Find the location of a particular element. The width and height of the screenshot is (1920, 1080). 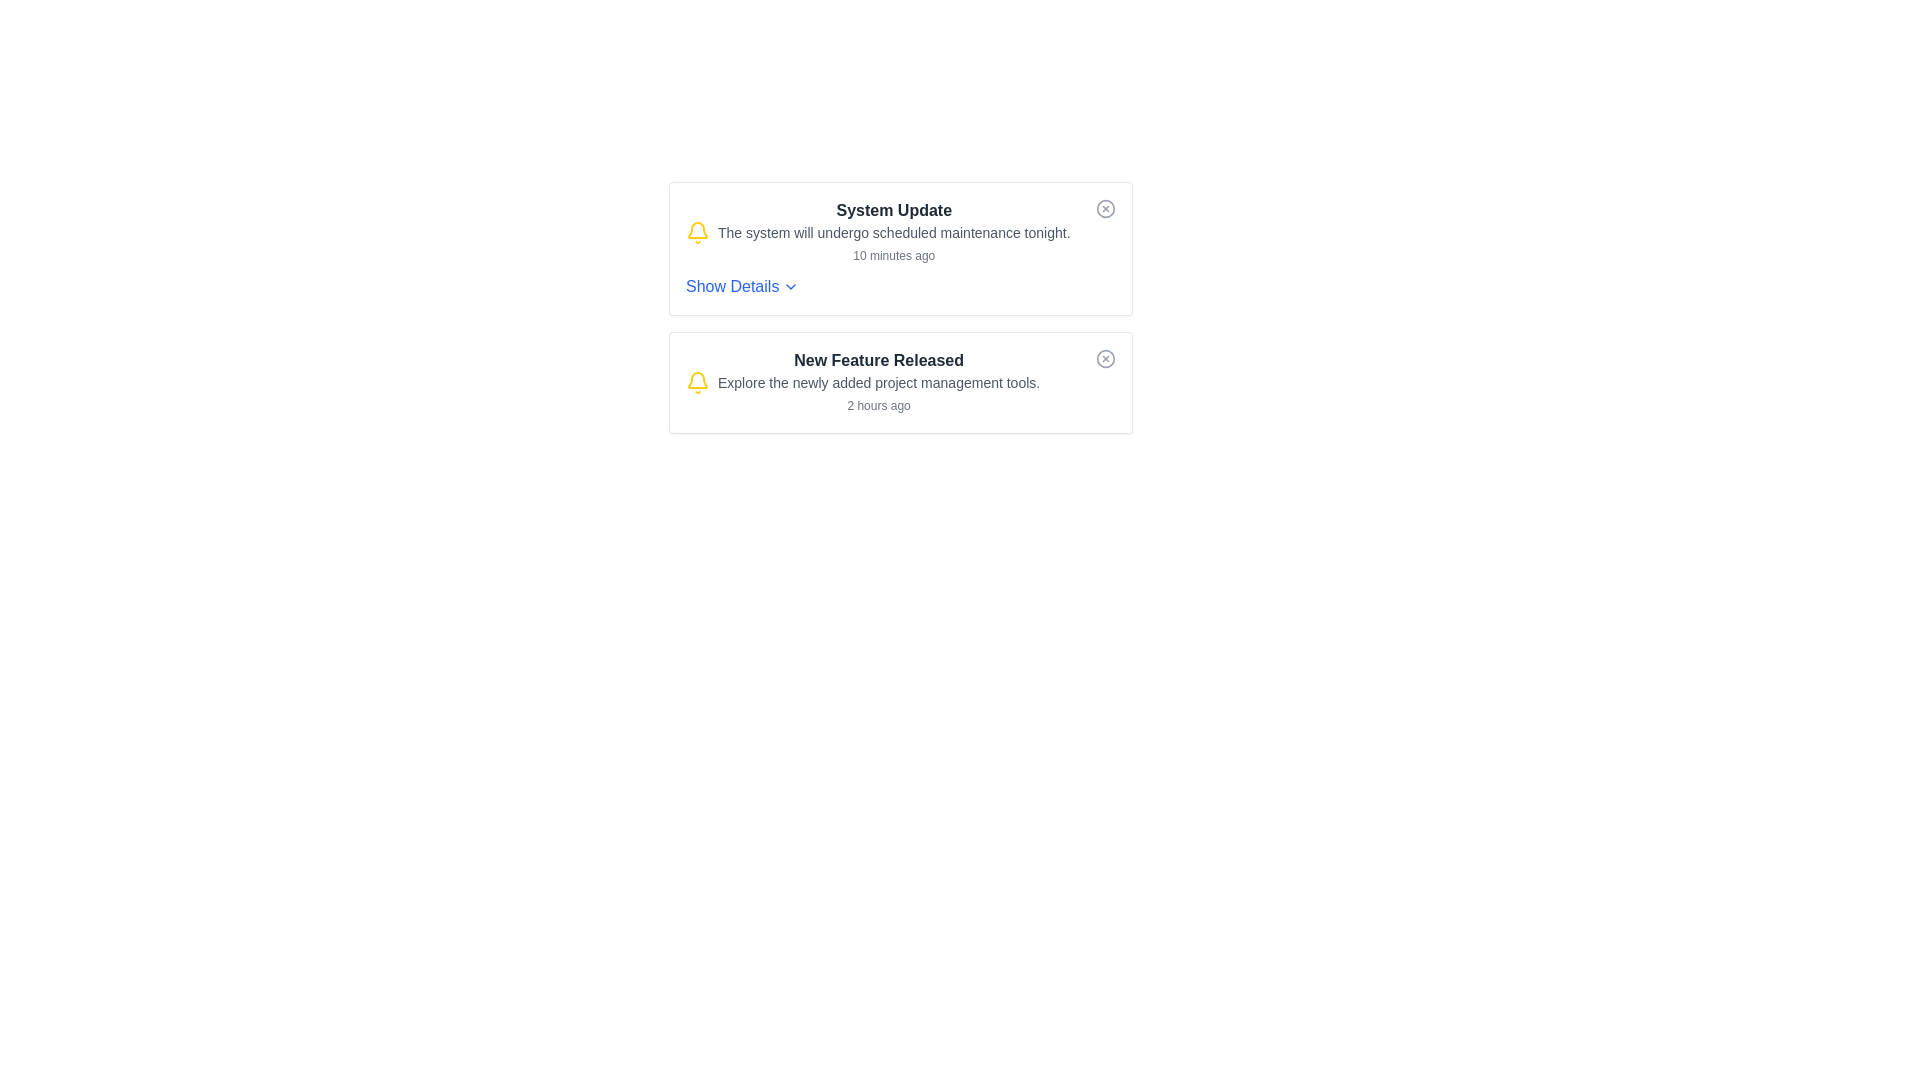

the 'Show Details' text button, which is styled in blue and has an underline on hover is located at coordinates (741, 286).